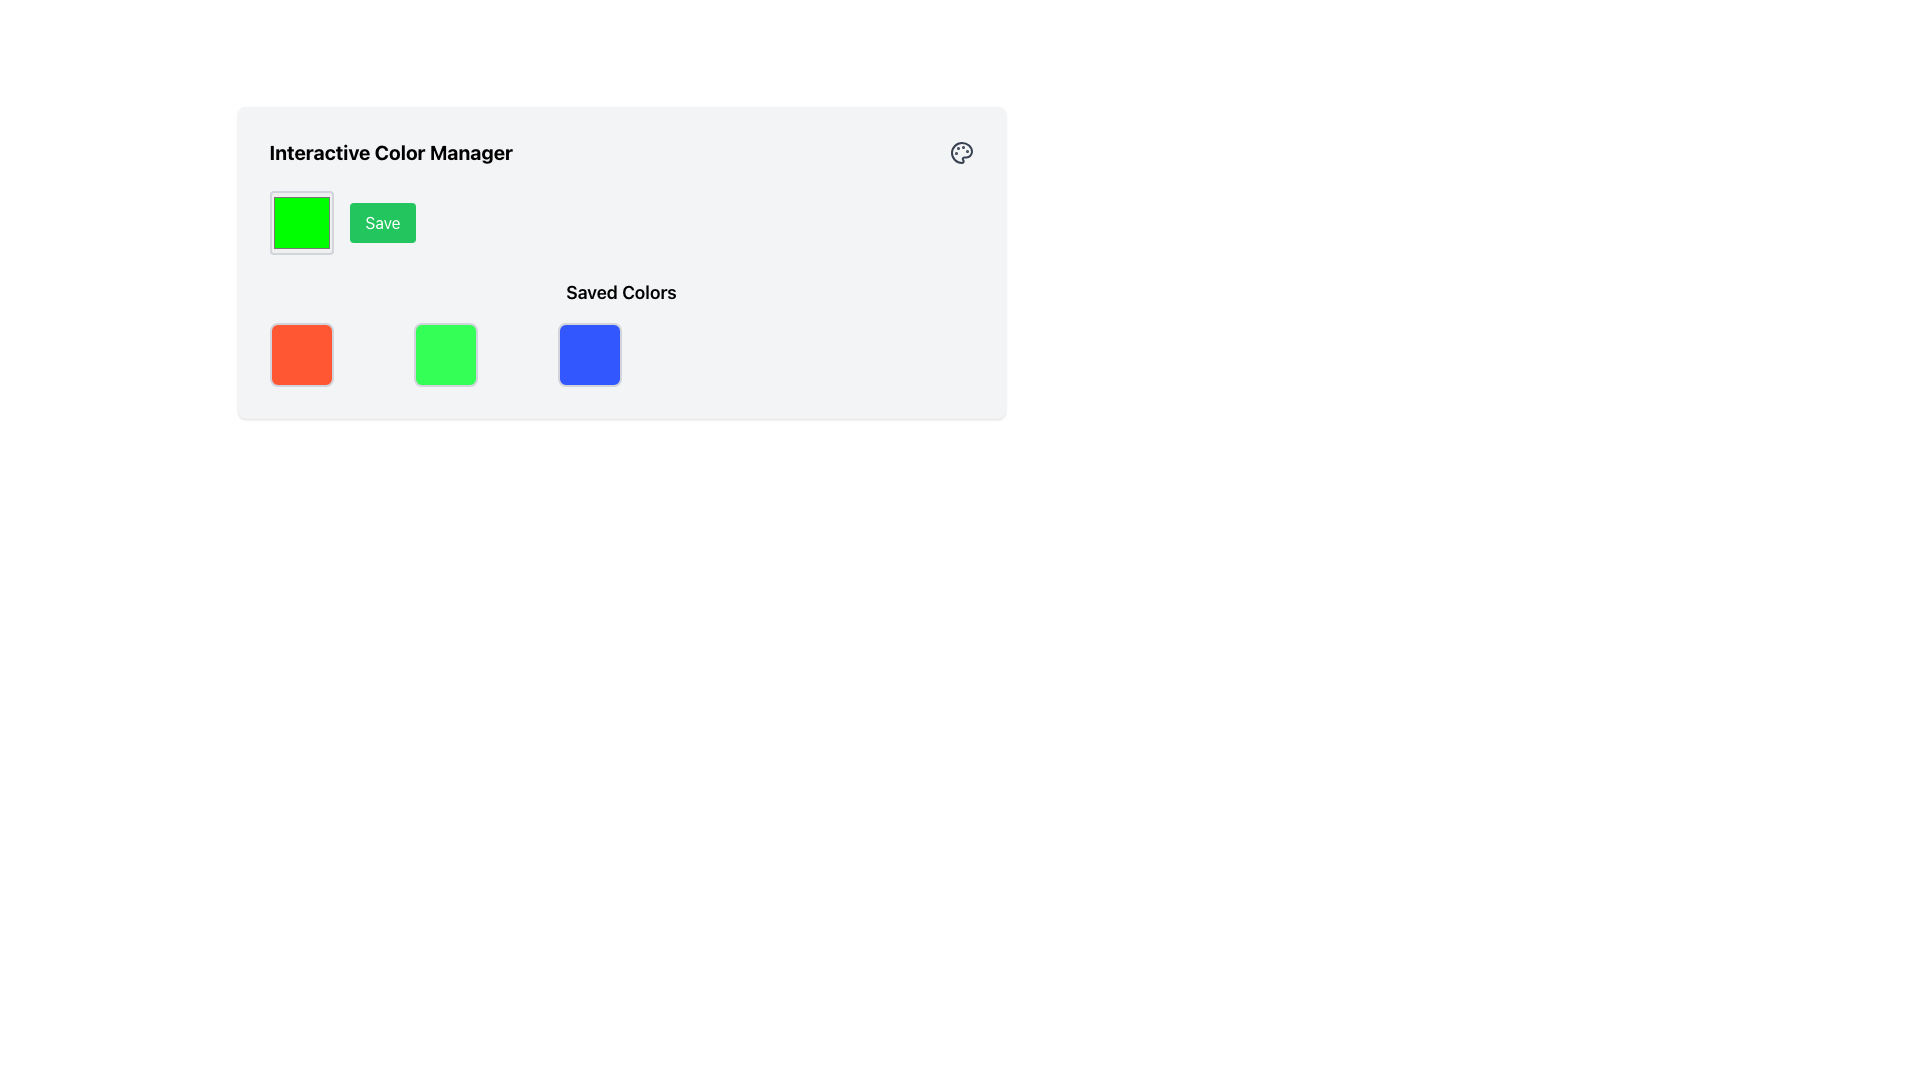  Describe the element at coordinates (620, 331) in the screenshot. I see `the third color tile in the 'Saved Colors' subsection, which serves as a color display or selection indicator` at that location.